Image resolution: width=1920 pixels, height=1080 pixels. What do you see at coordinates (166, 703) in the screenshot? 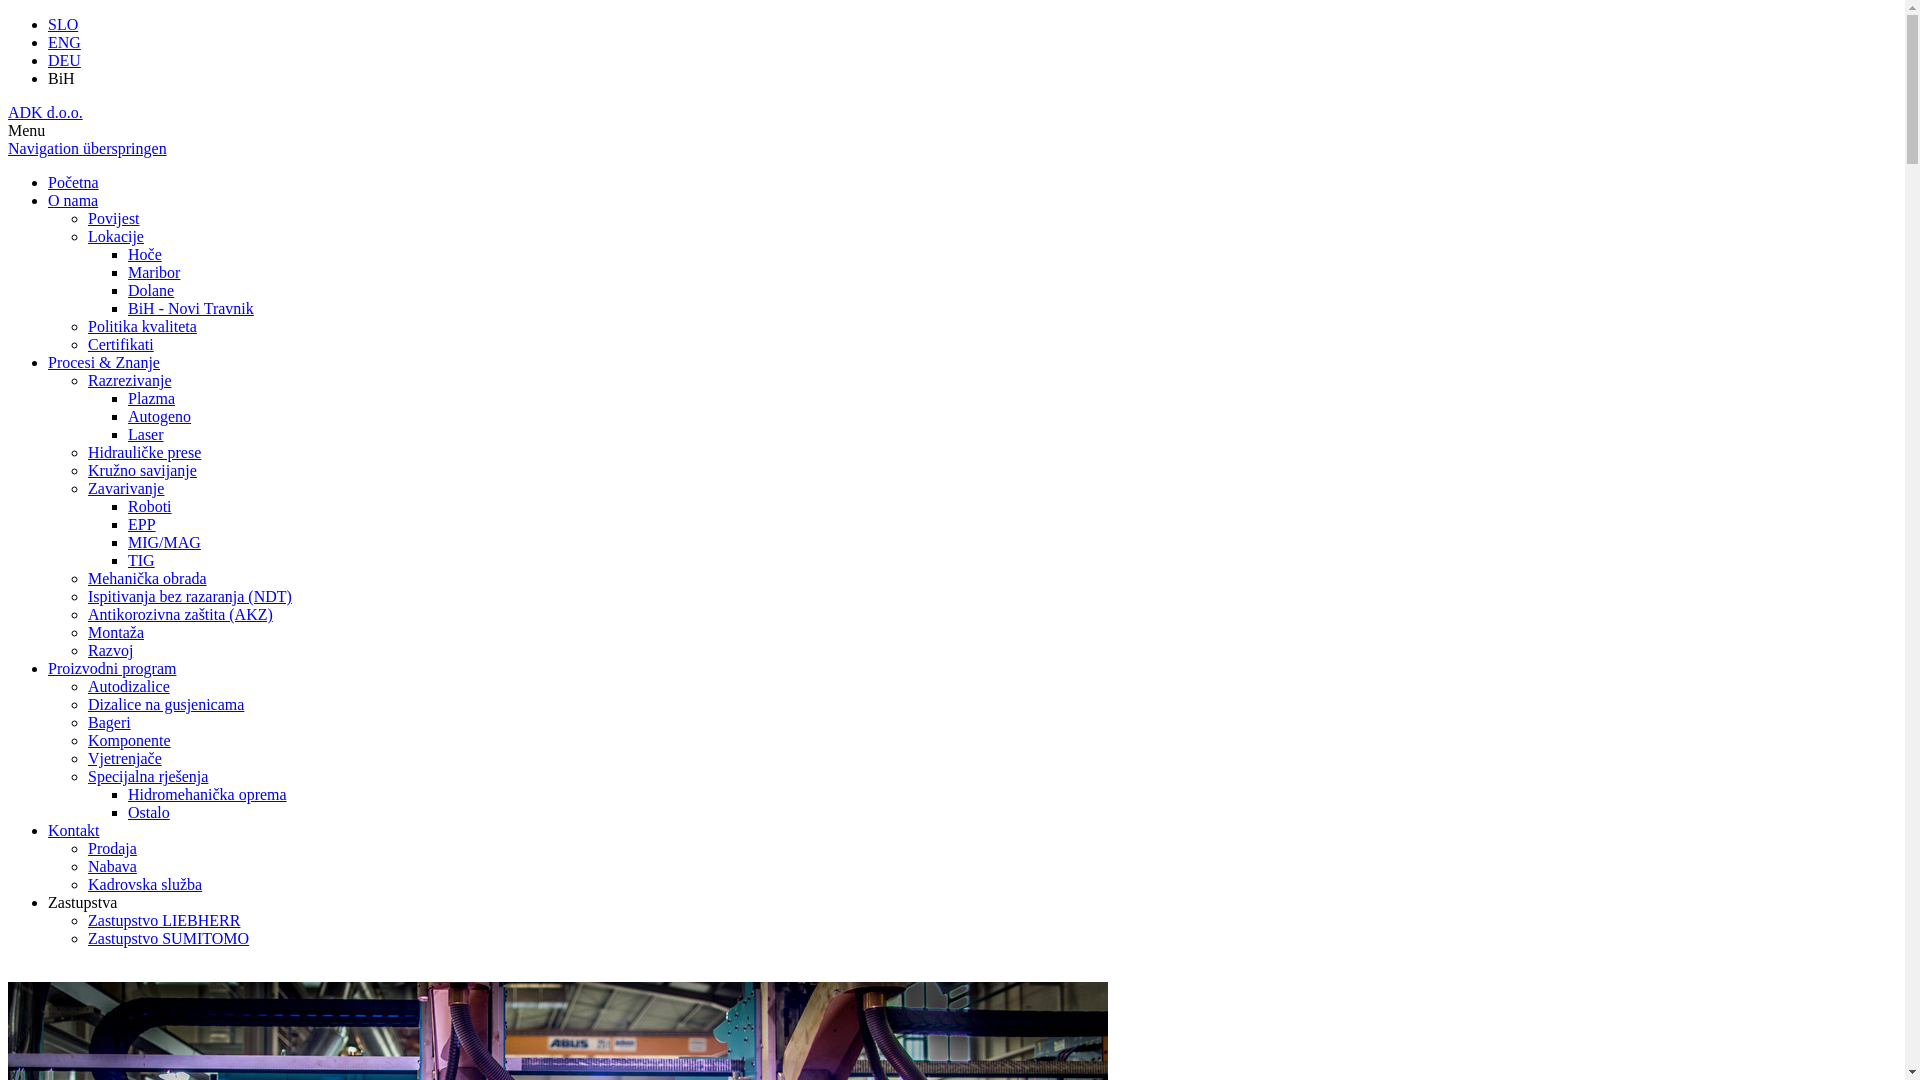
I see `'Dizalice na gusjenicama'` at bounding box center [166, 703].